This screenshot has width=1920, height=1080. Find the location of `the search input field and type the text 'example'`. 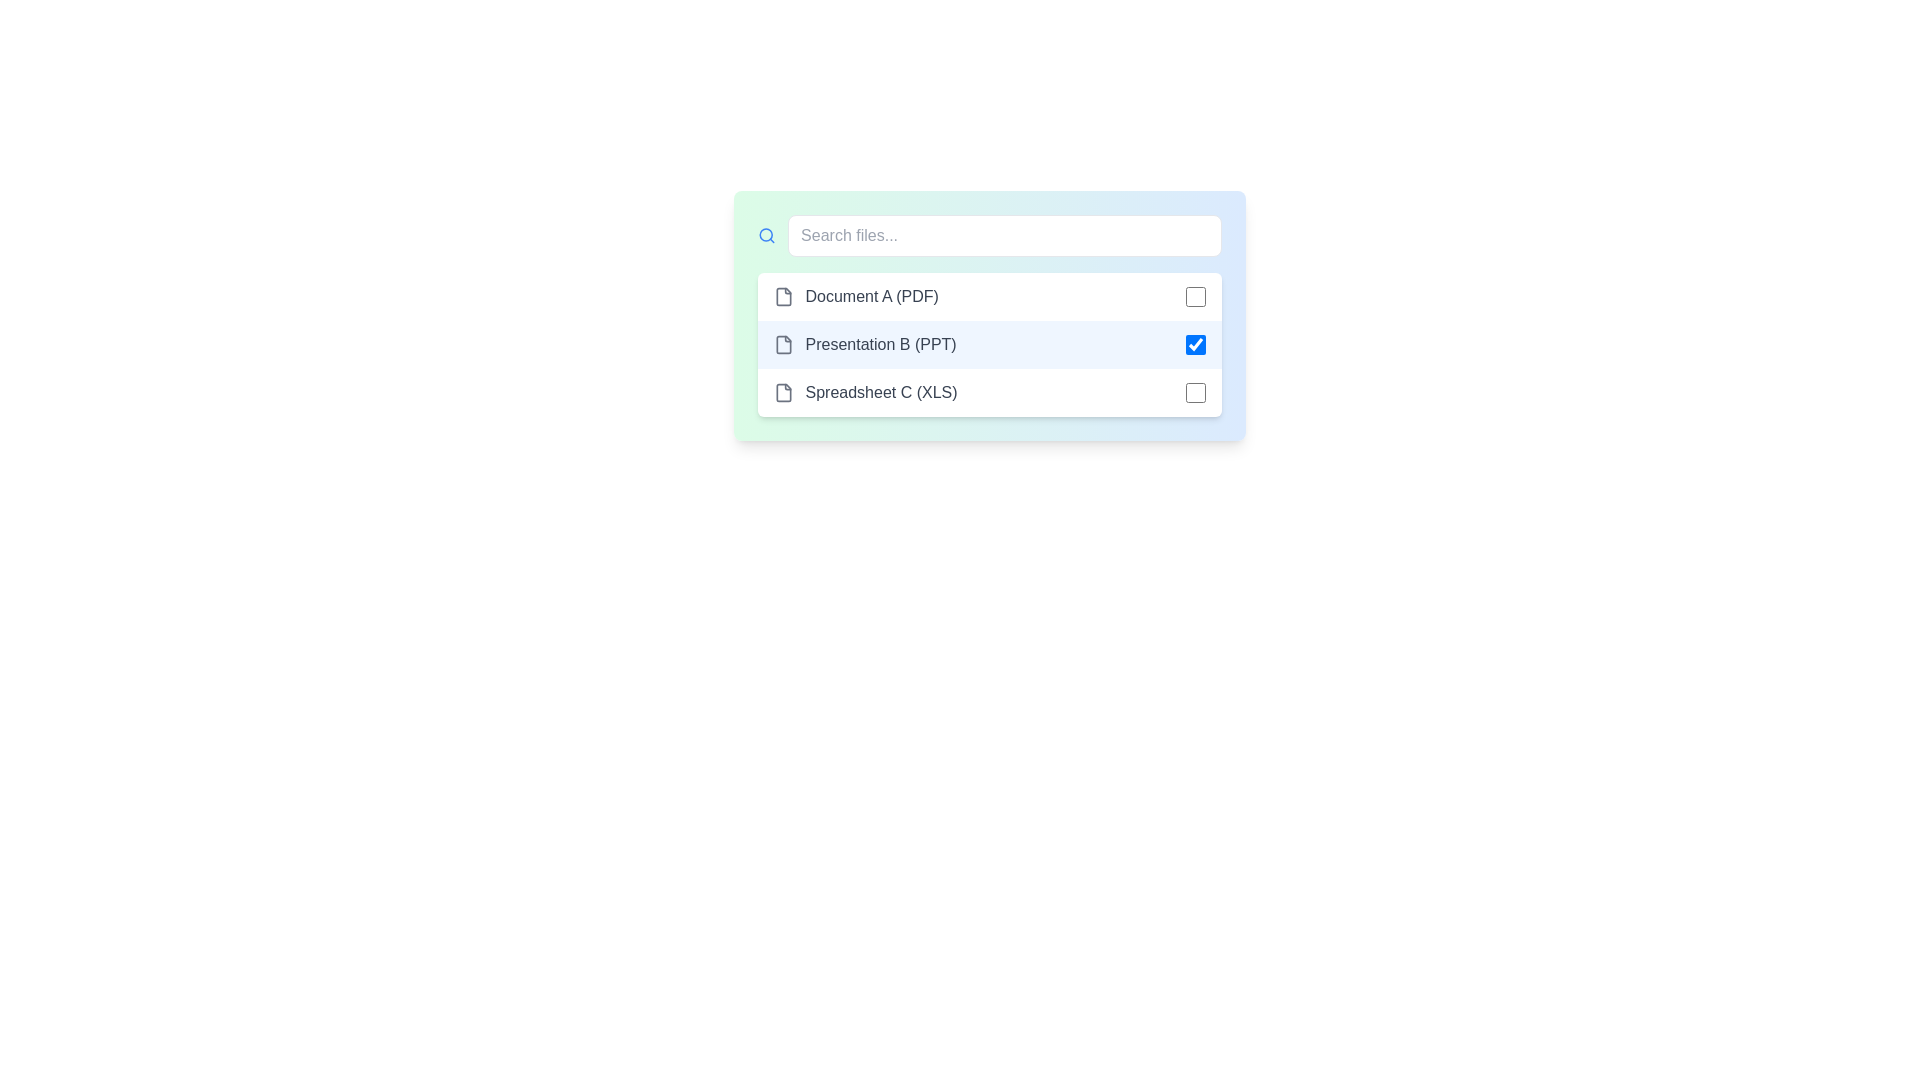

the search input field and type the text 'example' is located at coordinates (1004, 234).